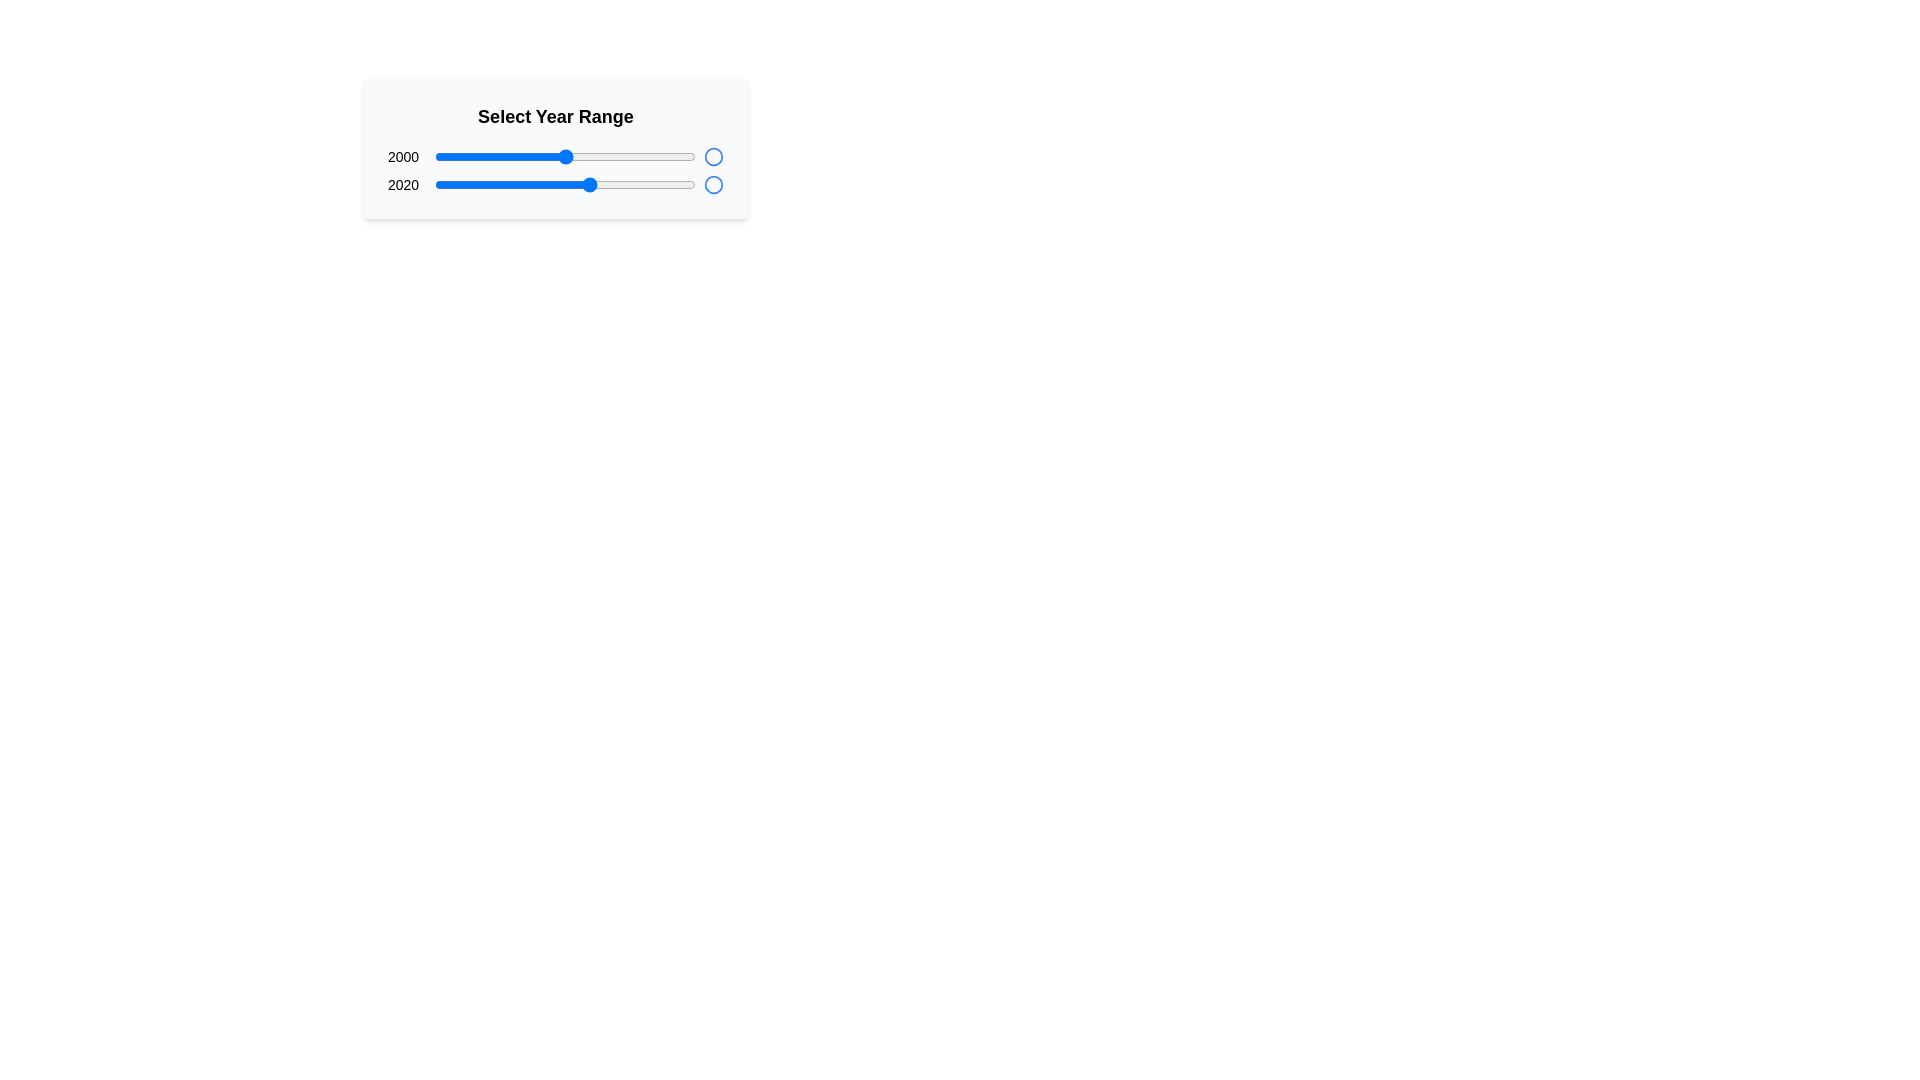  I want to click on the year value, so click(439, 185).